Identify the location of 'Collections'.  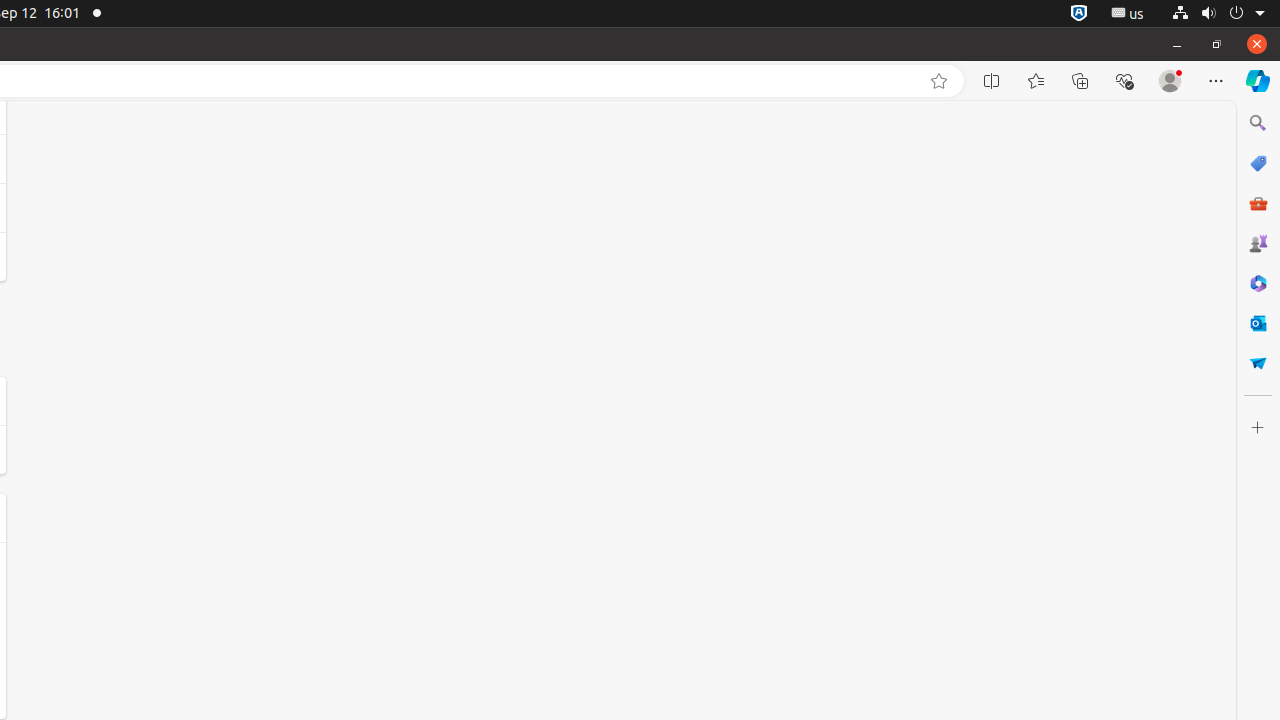
(1079, 80).